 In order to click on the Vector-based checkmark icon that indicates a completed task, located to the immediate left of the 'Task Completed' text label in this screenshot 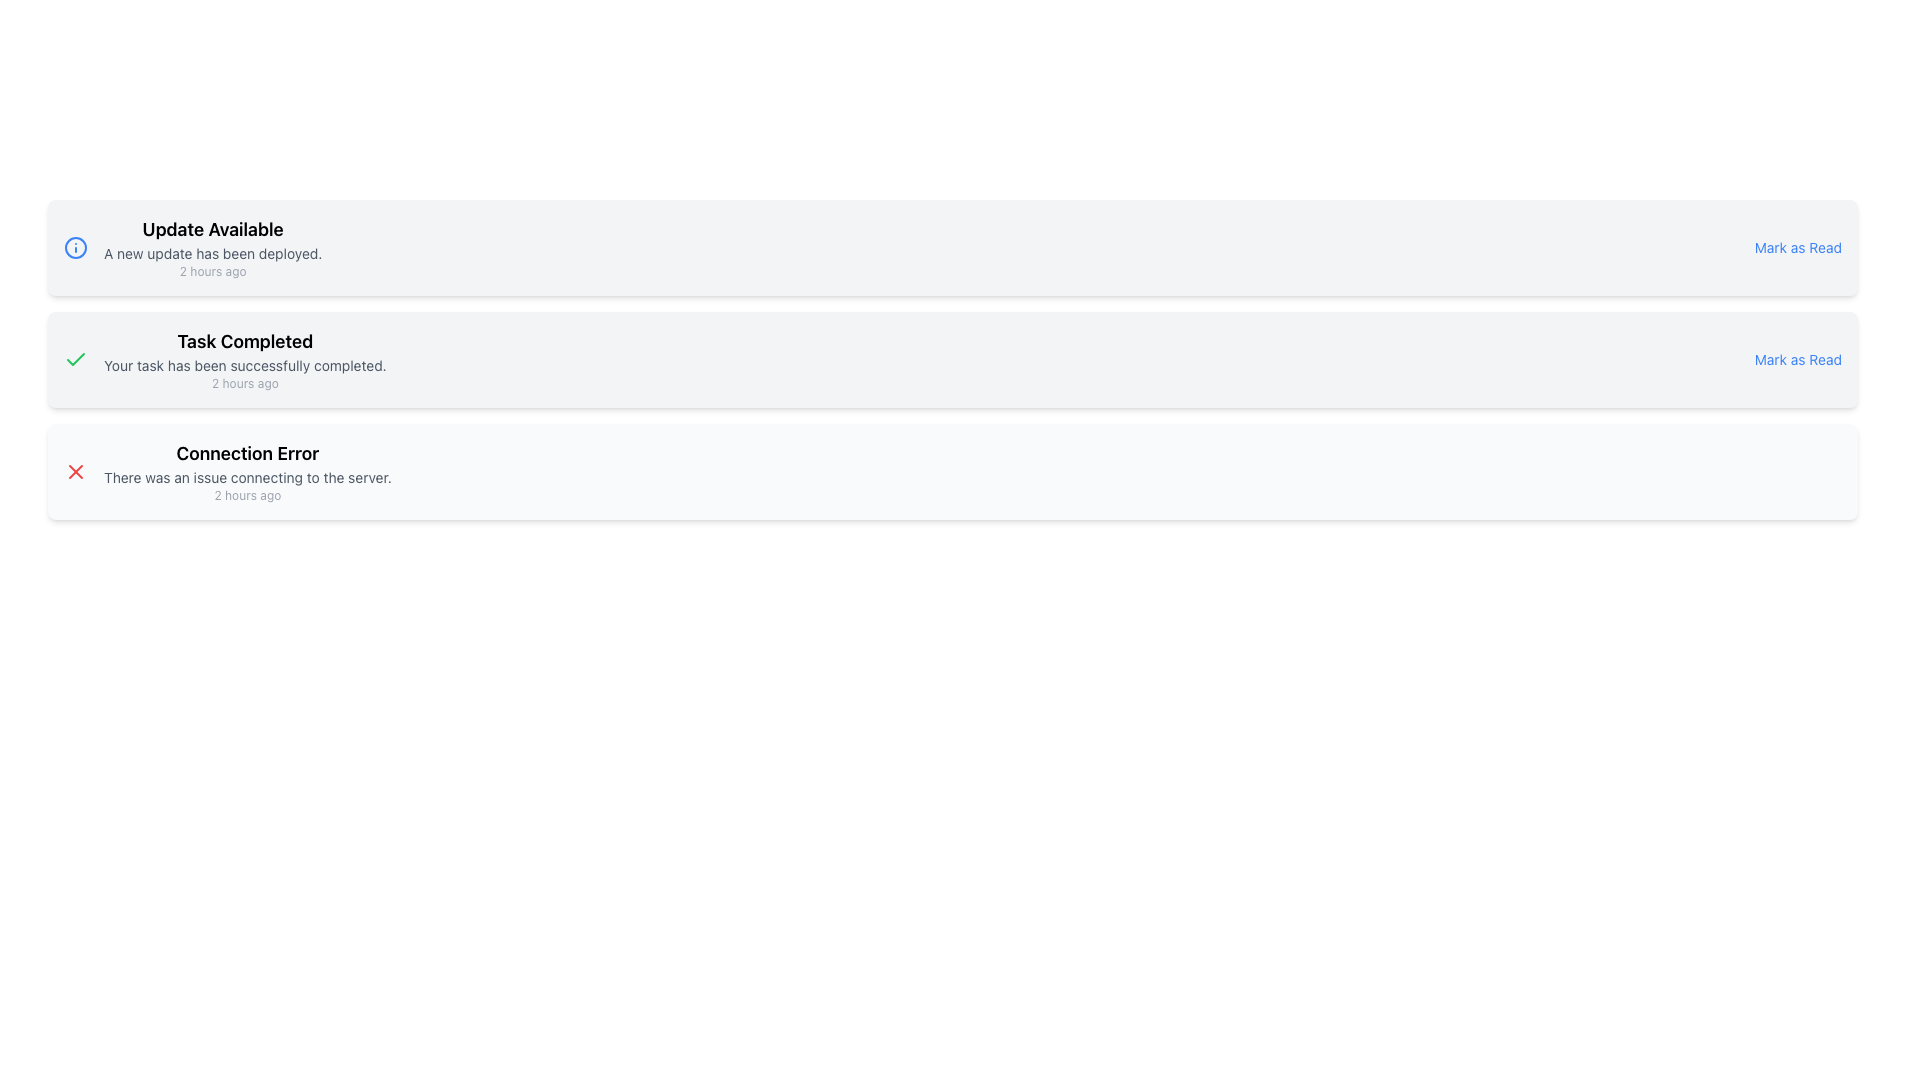, I will do `click(76, 358)`.